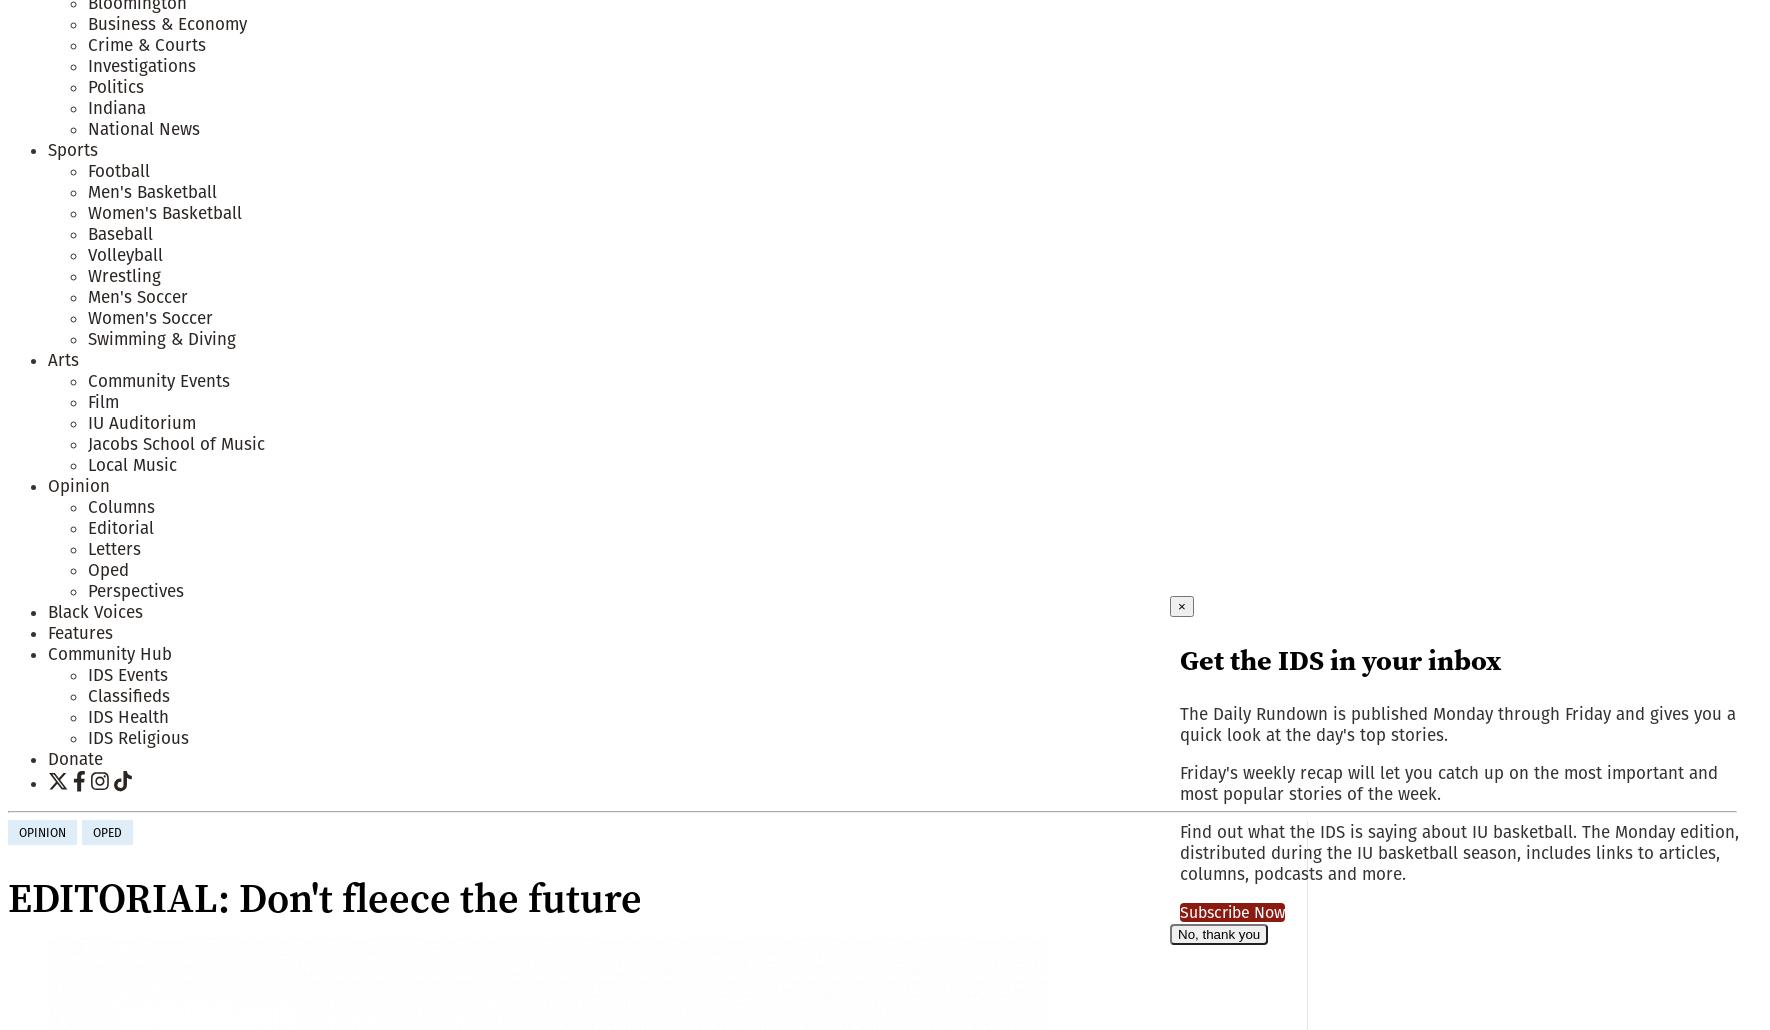 The image size is (1770, 1030). I want to click on 'Opinion', so click(77, 484).